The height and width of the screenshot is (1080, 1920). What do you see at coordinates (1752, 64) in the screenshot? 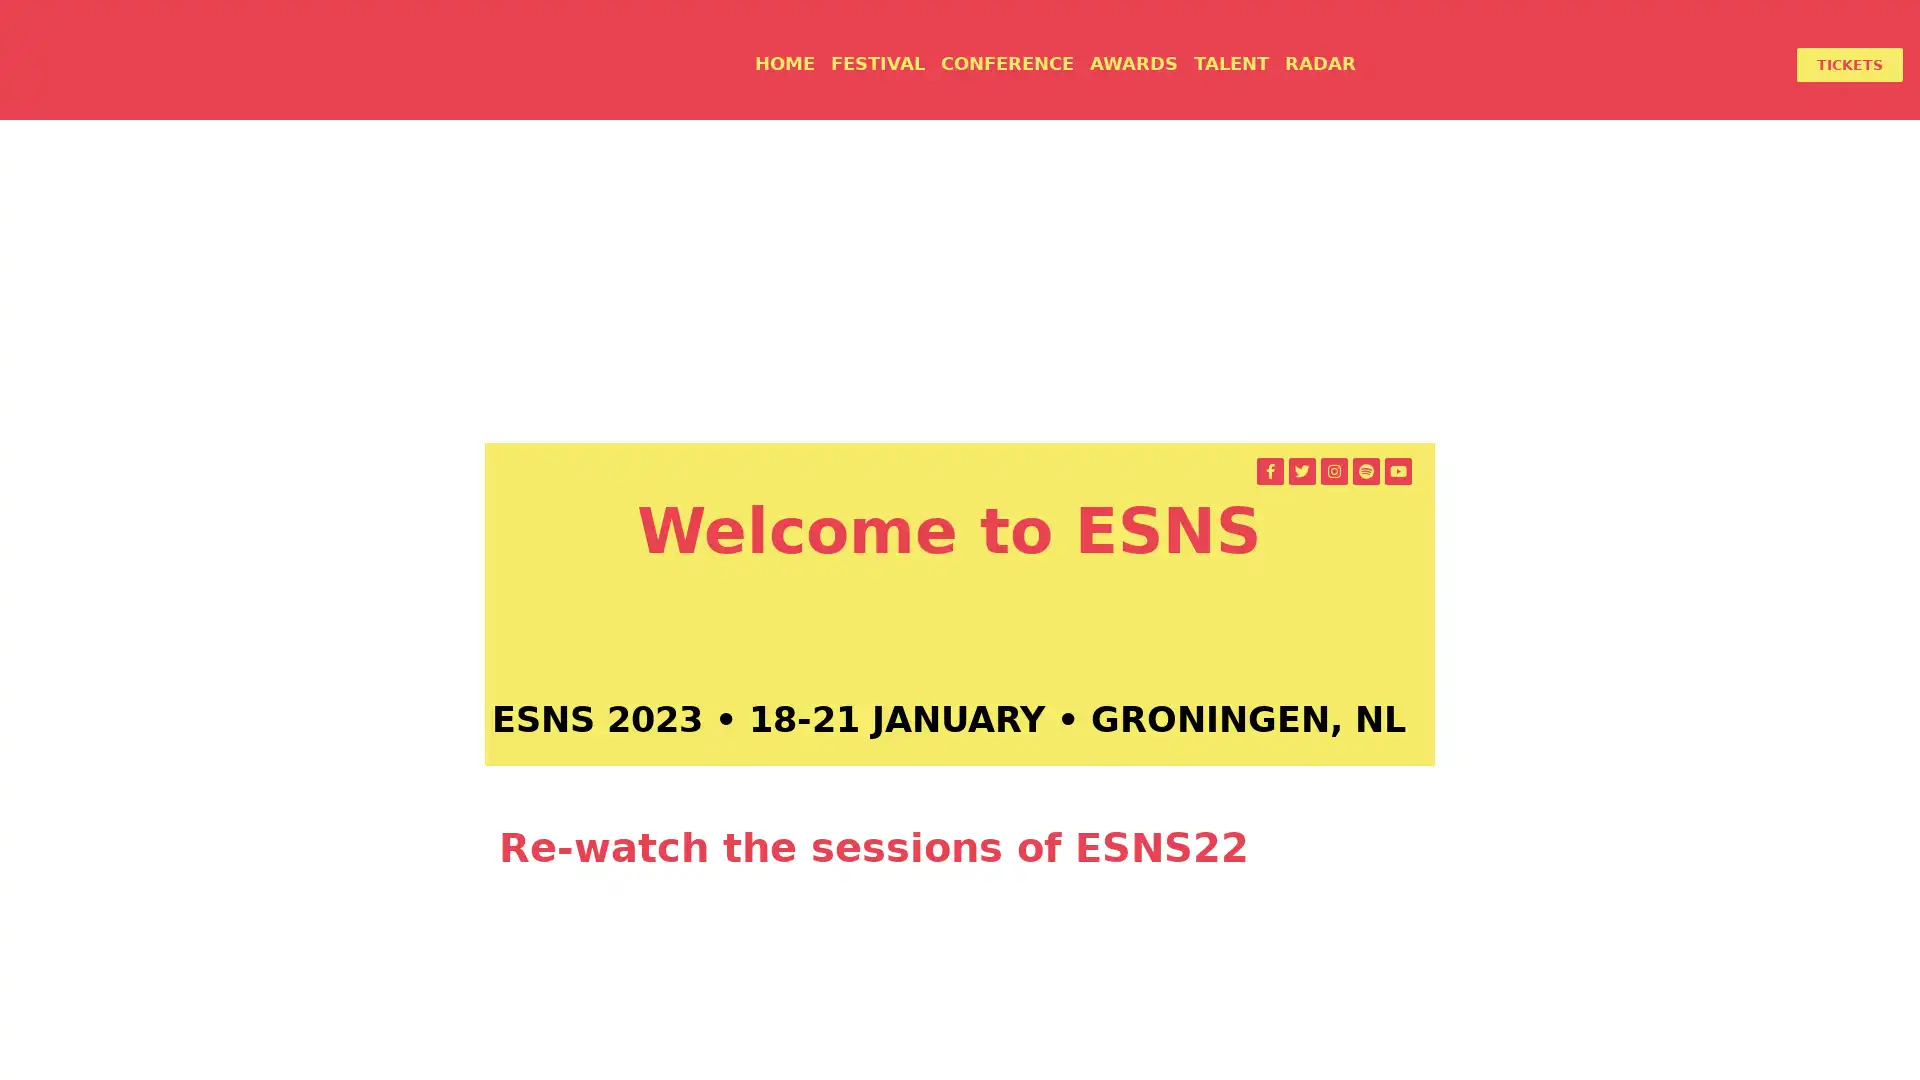
I see `LOGIN` at bounding box center [1752, 64].